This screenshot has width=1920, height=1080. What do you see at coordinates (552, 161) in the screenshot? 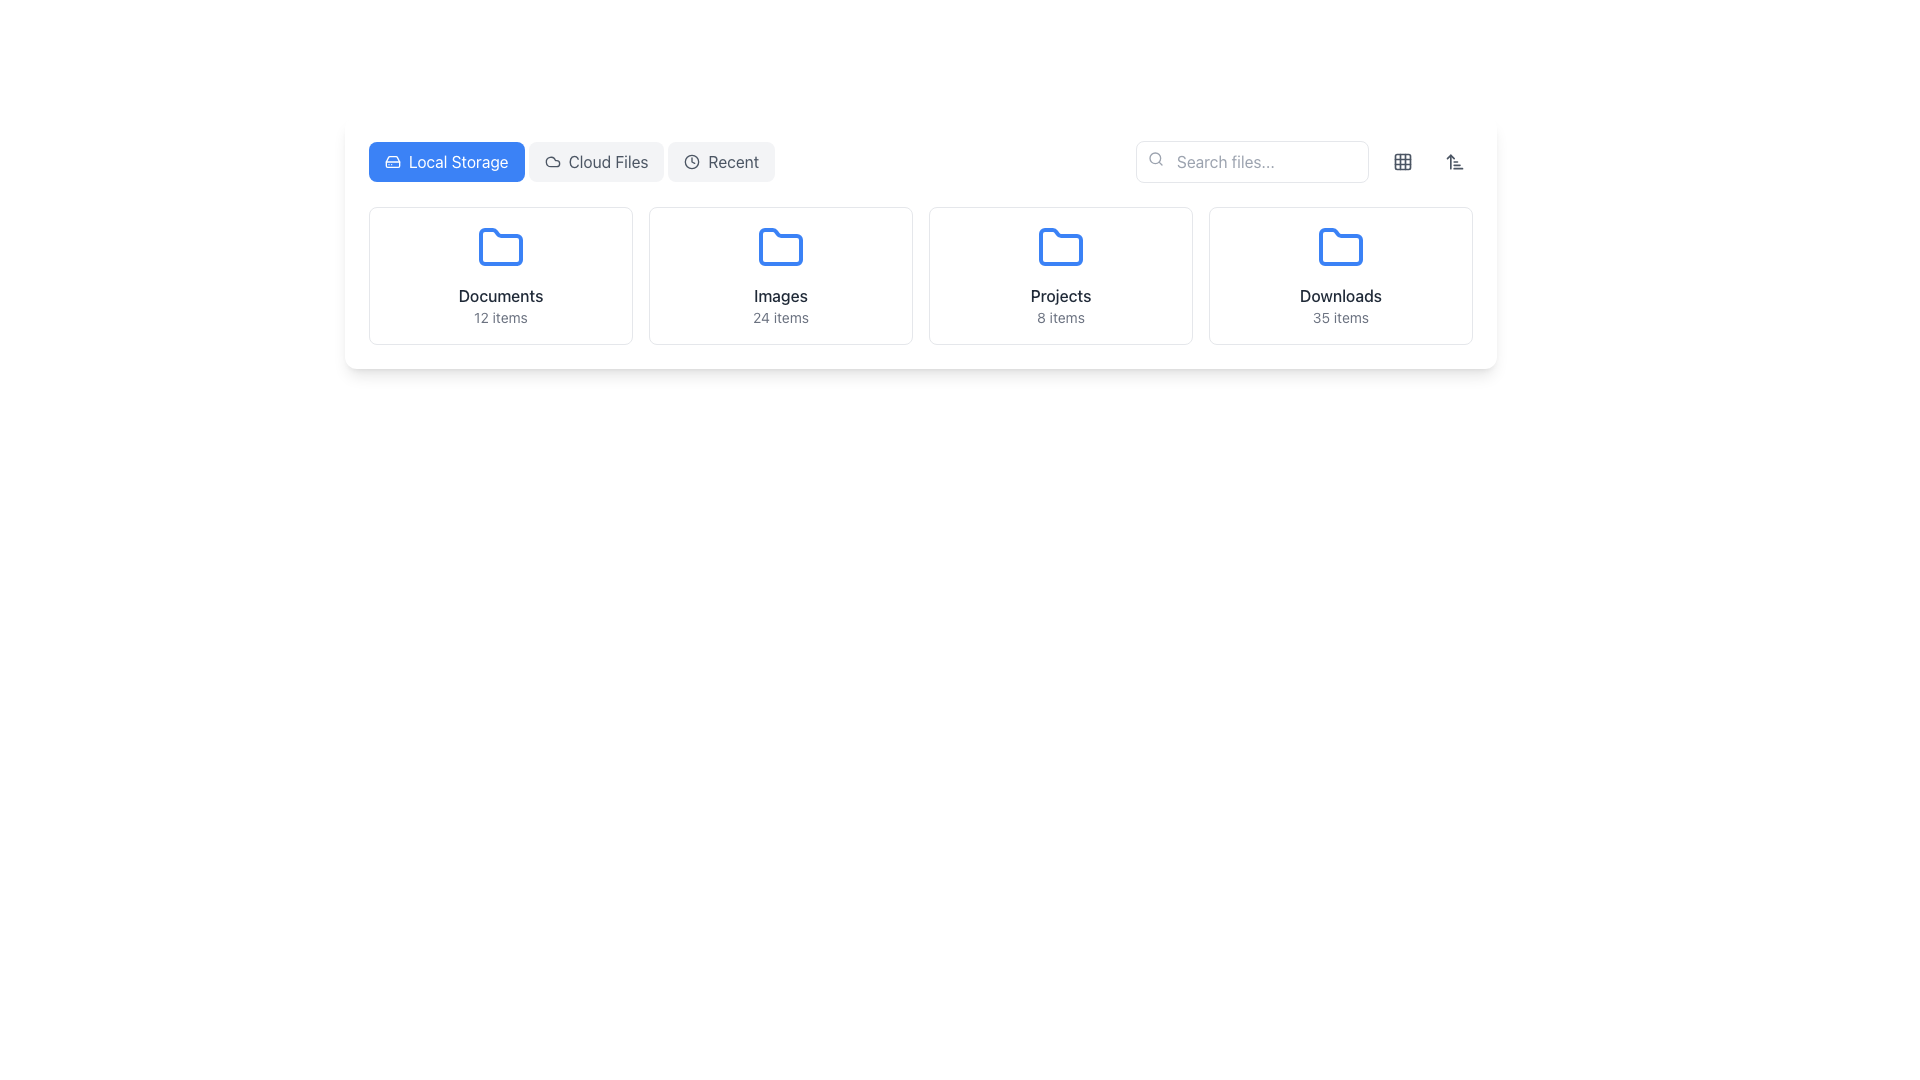
I see `the 'Cloud Files' icon, which is located in the second position of the horizontal navigation options, to enhance recognizability and aid navigation` at bounding box center [552, 161].